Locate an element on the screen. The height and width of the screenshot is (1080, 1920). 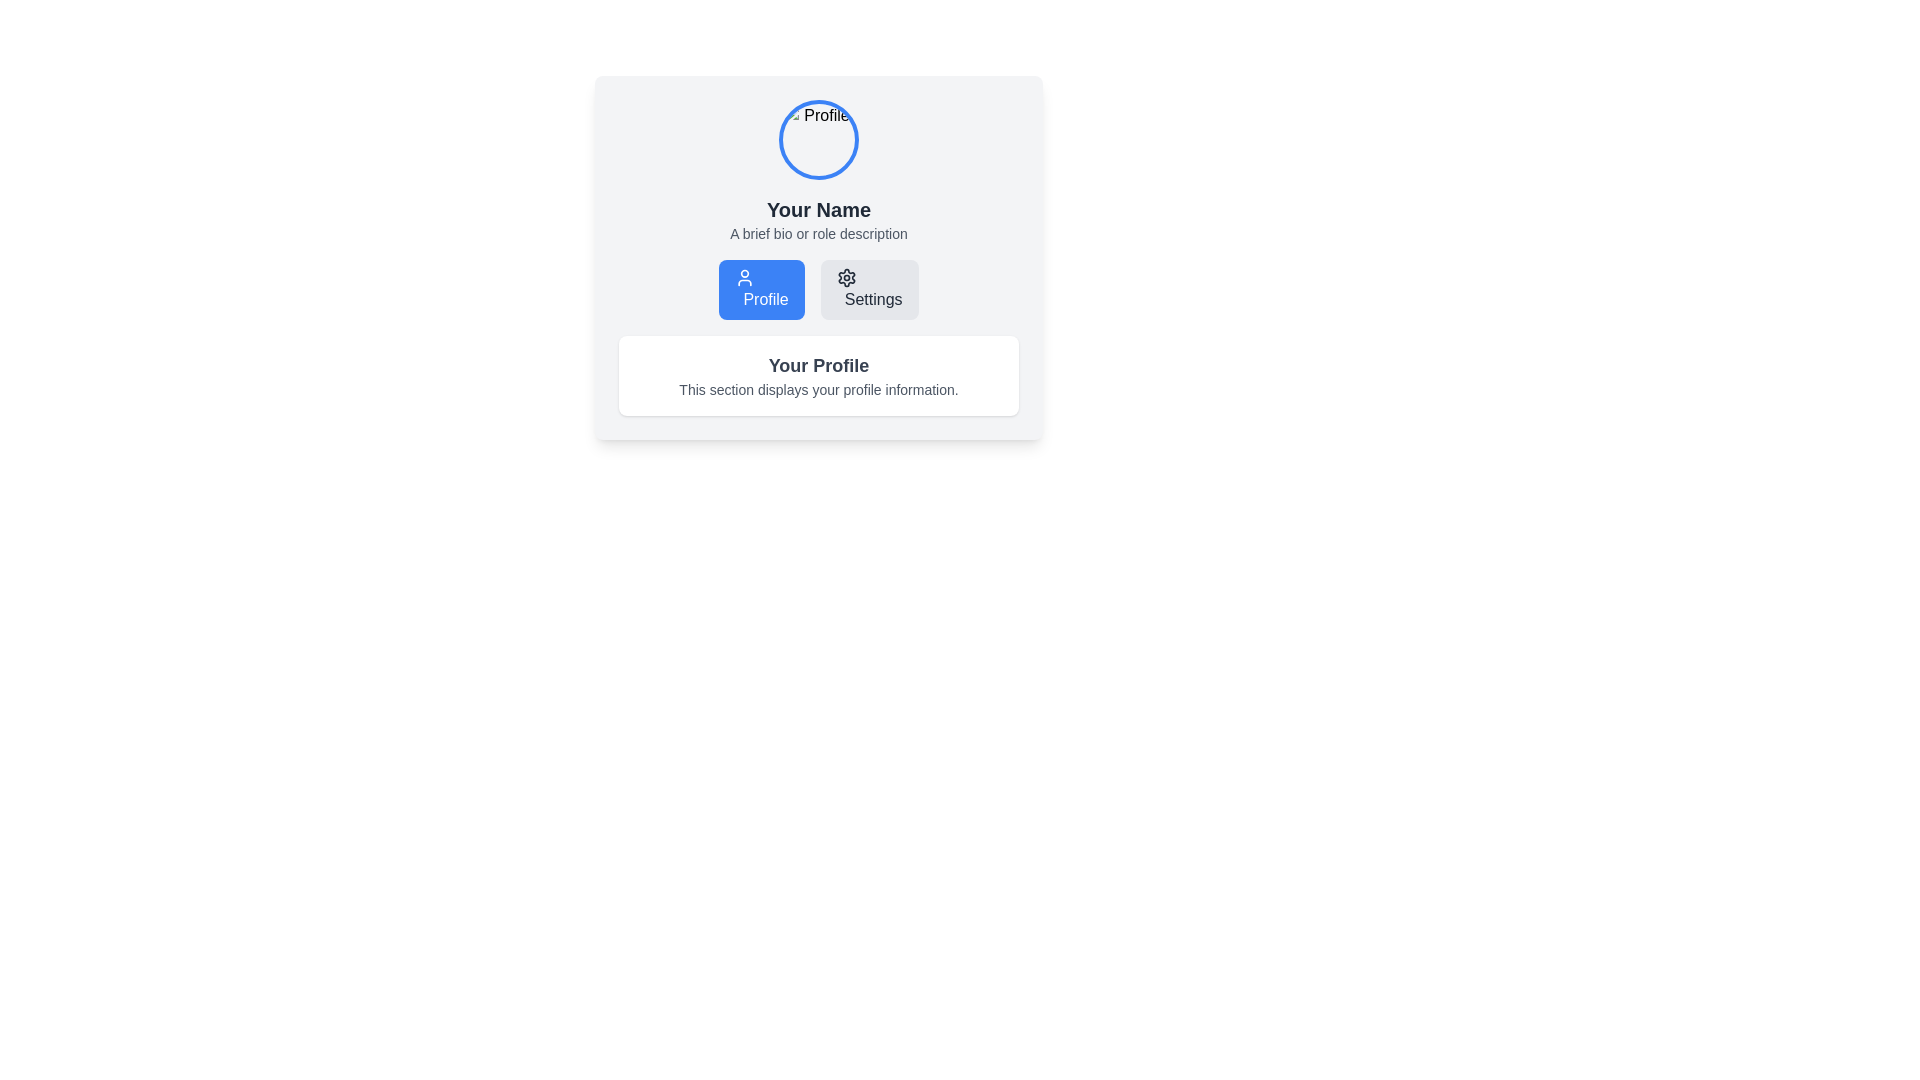
the 'Profile' text label within the blue rectangular button is located at coordinates (765, 299).